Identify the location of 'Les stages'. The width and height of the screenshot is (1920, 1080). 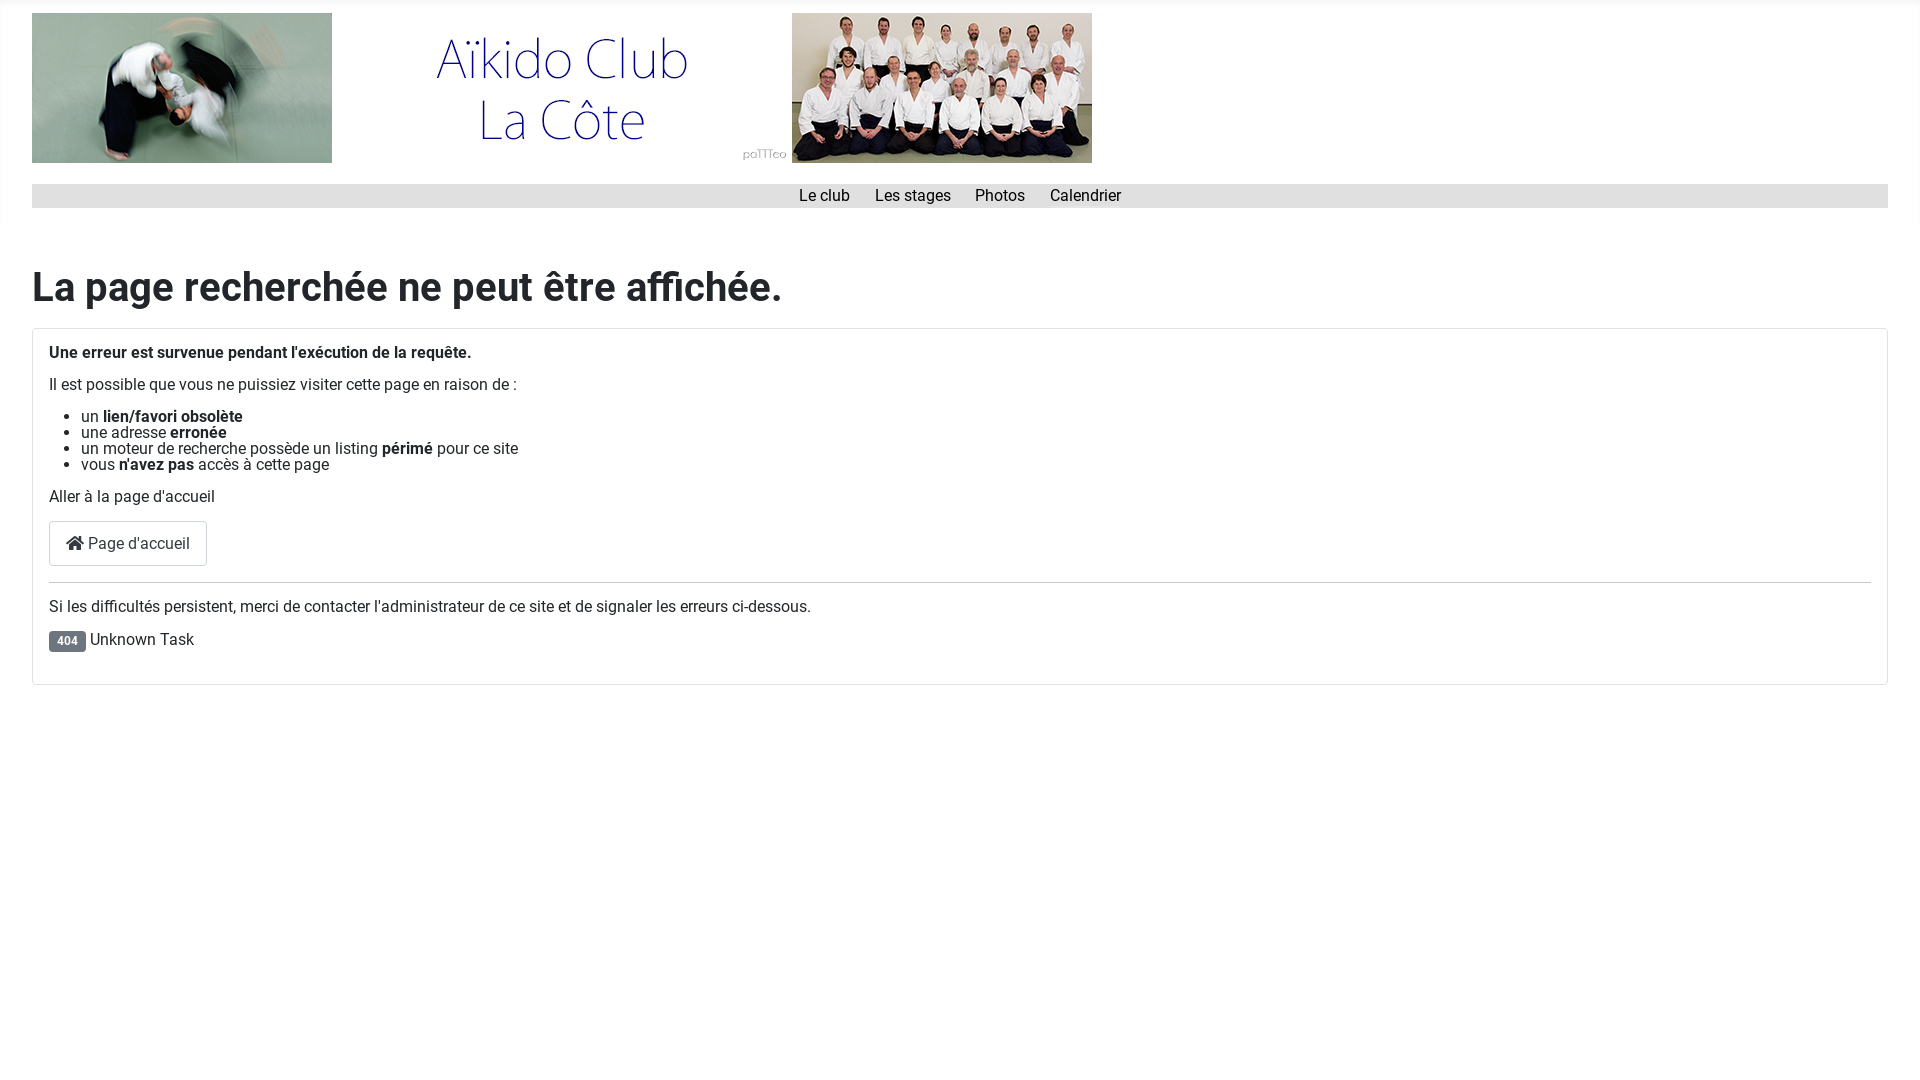
(911, 195).